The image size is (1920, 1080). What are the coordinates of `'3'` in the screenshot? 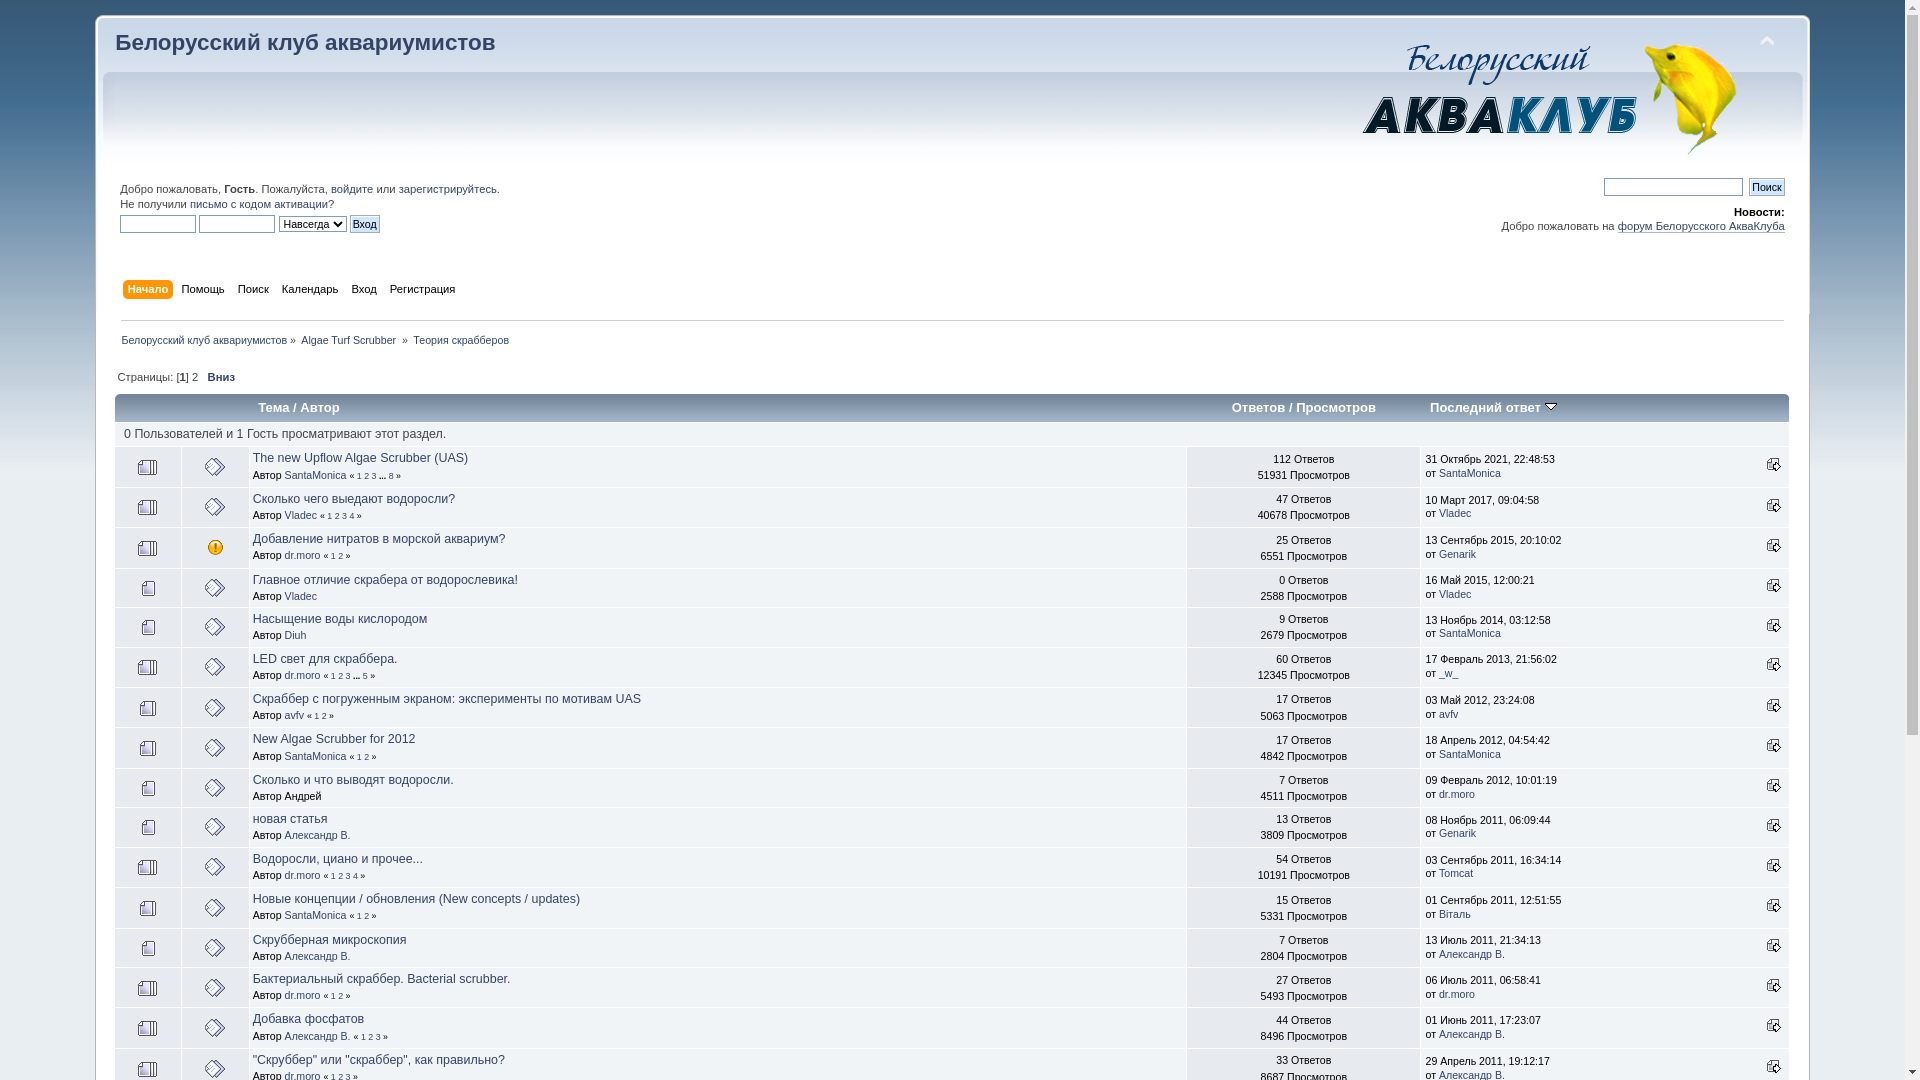 It's located at (344, 515).